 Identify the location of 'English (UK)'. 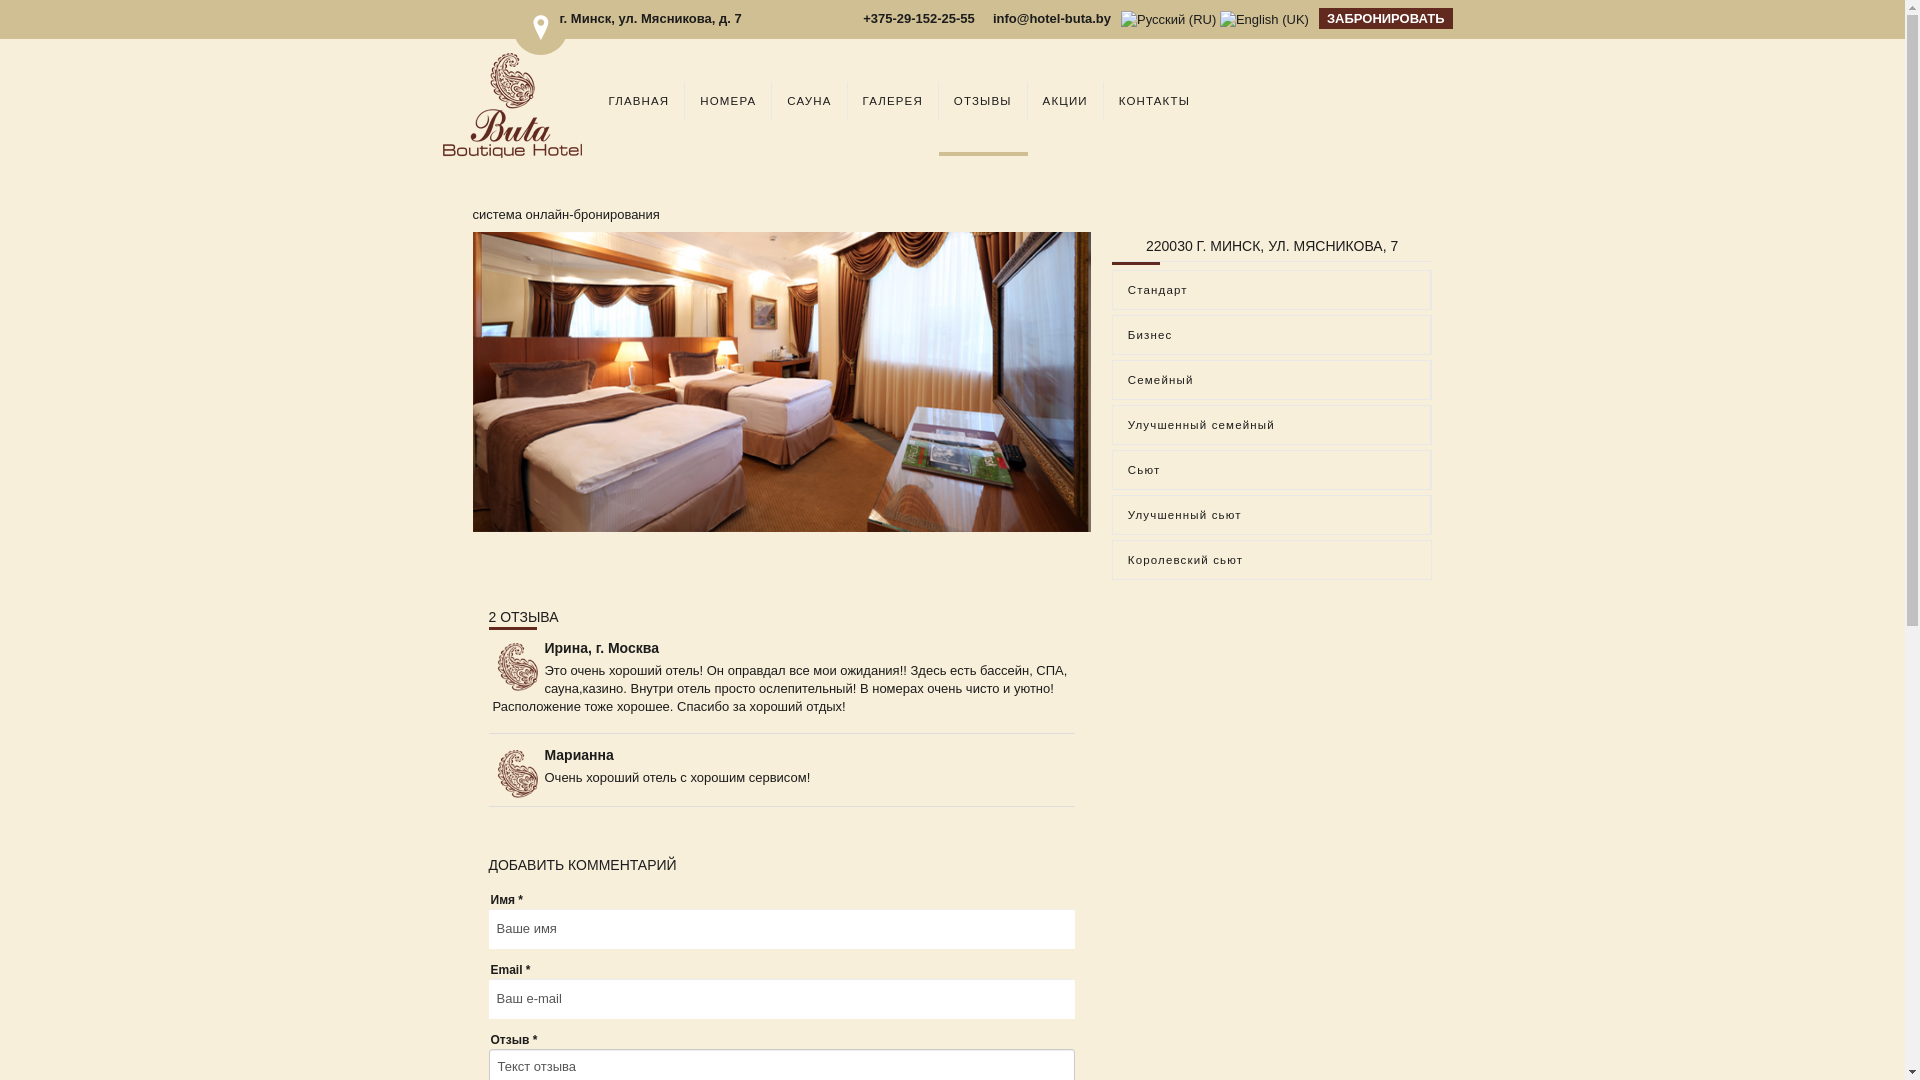
(1263, 19).